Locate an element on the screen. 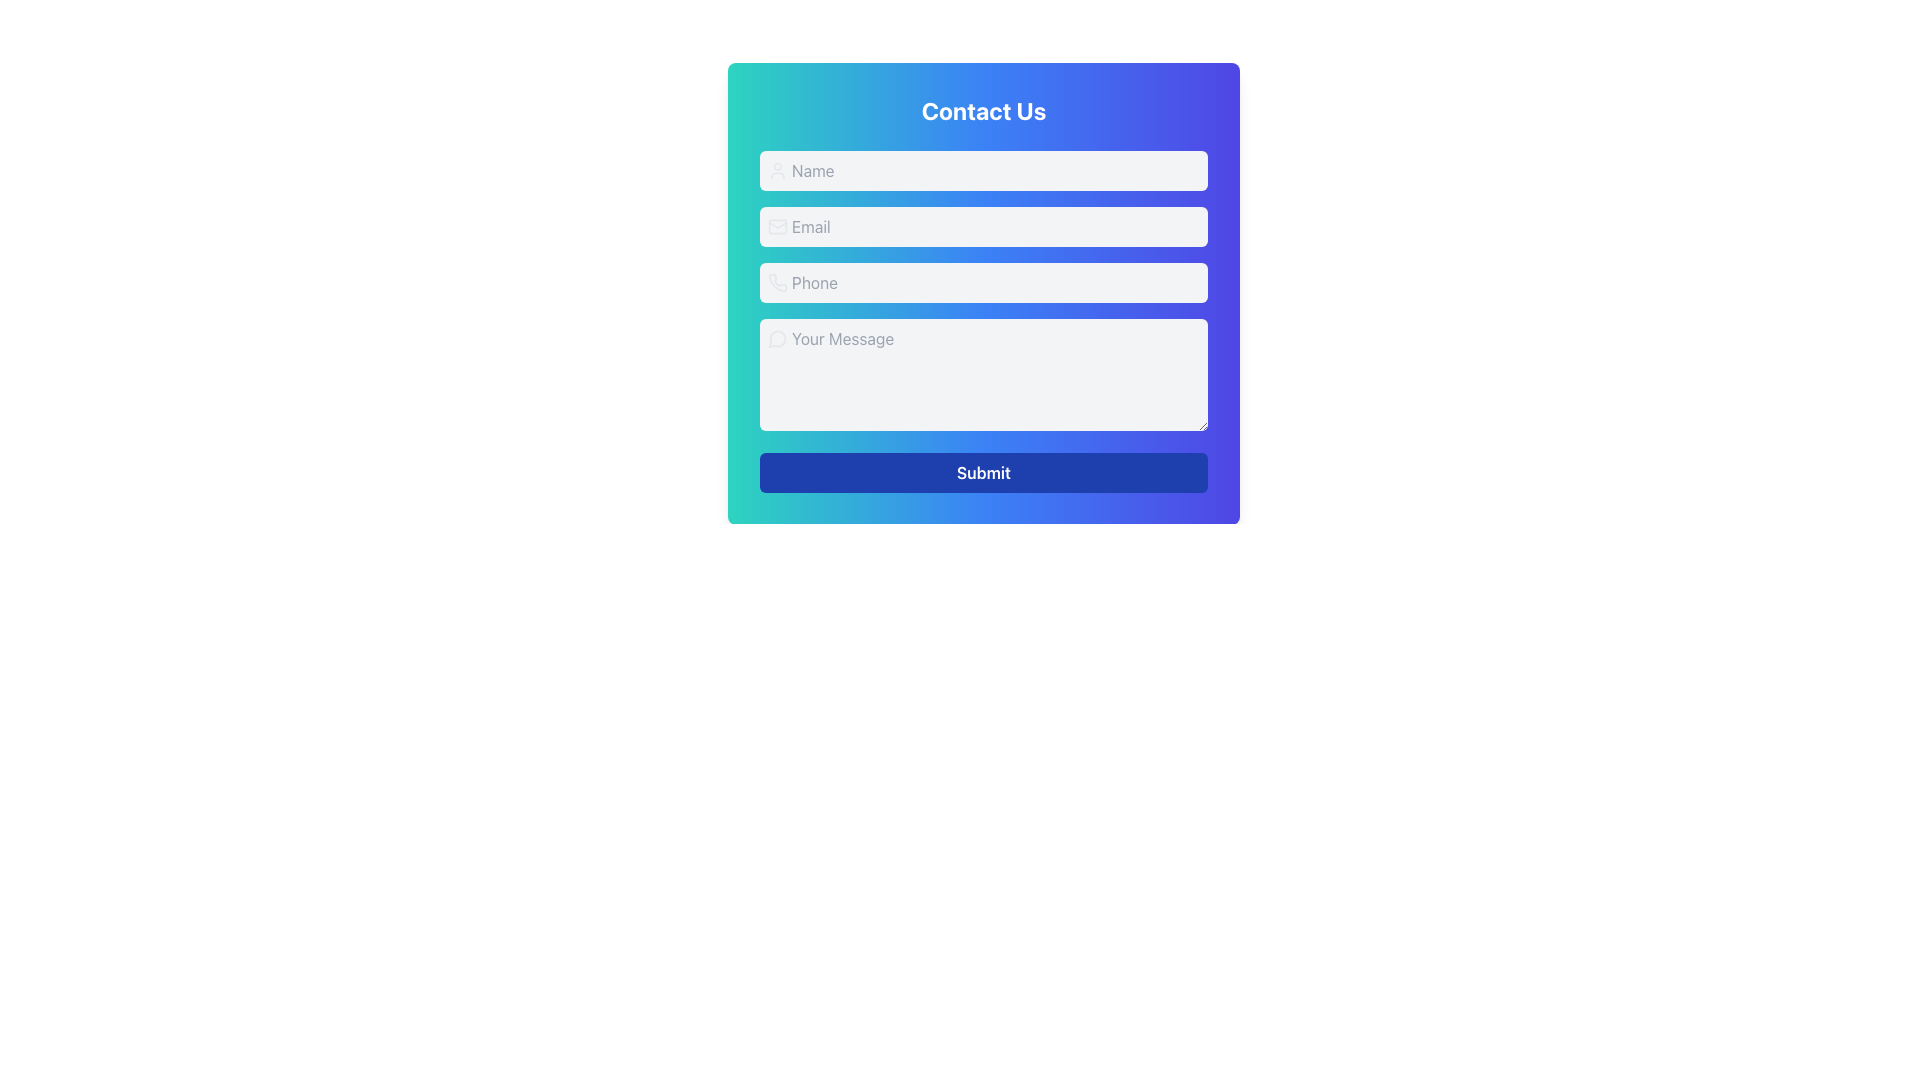  the submission button located at the bottom of the form is located at coordinates (983, 473).